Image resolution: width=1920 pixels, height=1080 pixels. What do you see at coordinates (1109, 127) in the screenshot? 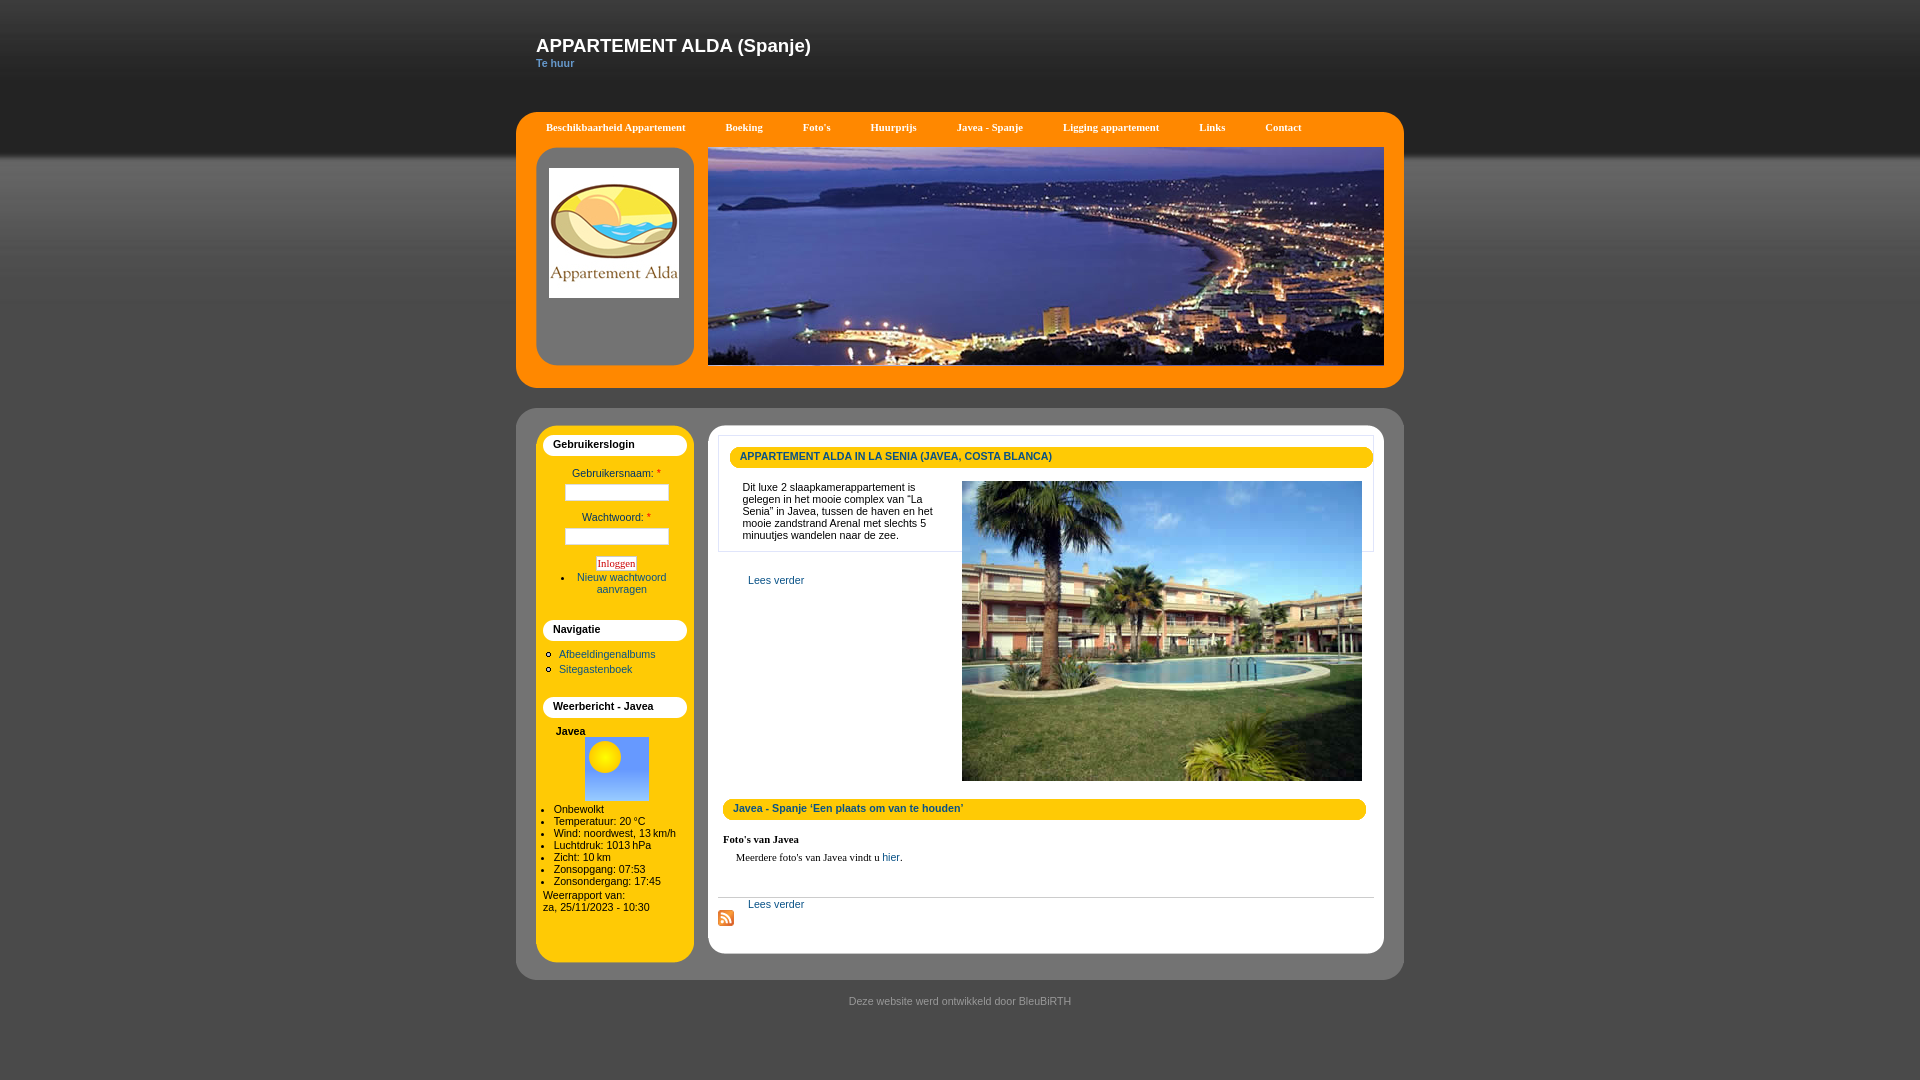
I see `'Ligging appartement'` at bounding box center [1109, 127].